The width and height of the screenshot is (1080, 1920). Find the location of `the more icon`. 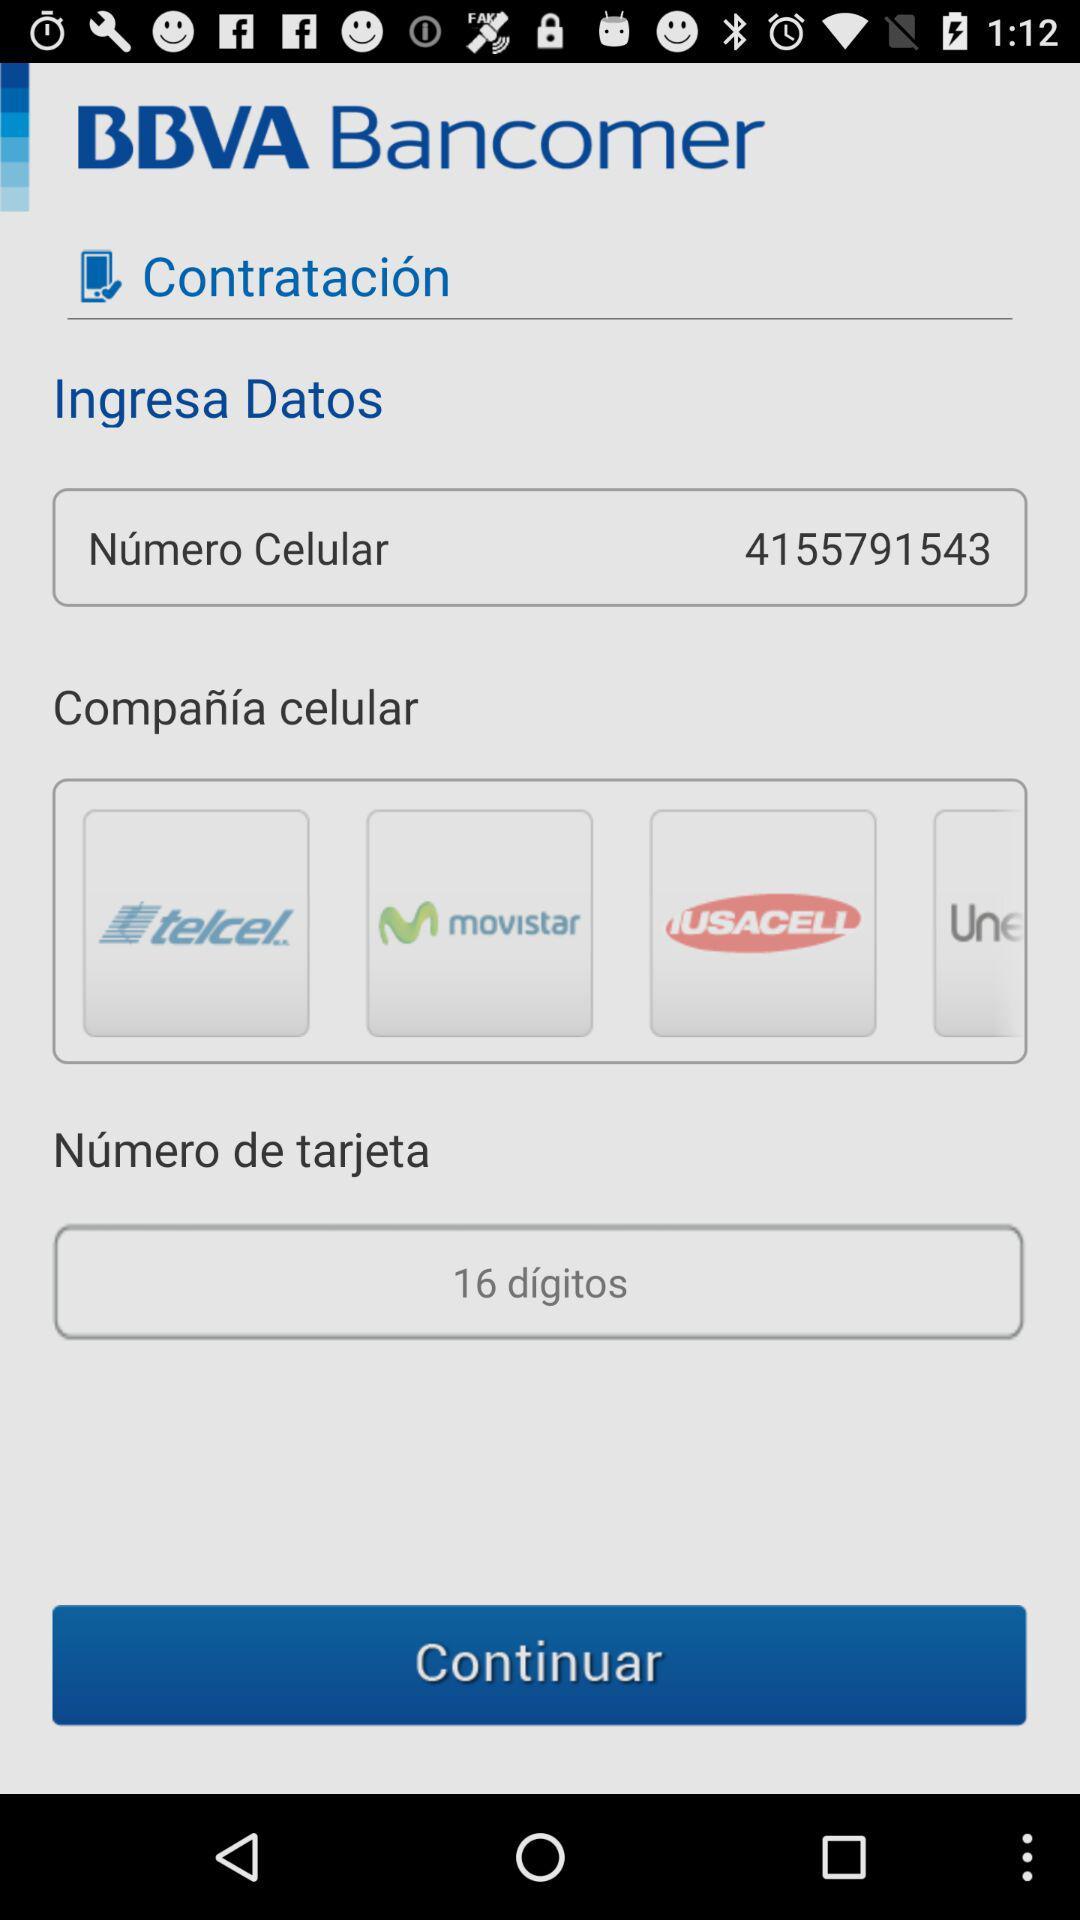

the more icon is located at coordinates (977, 987).